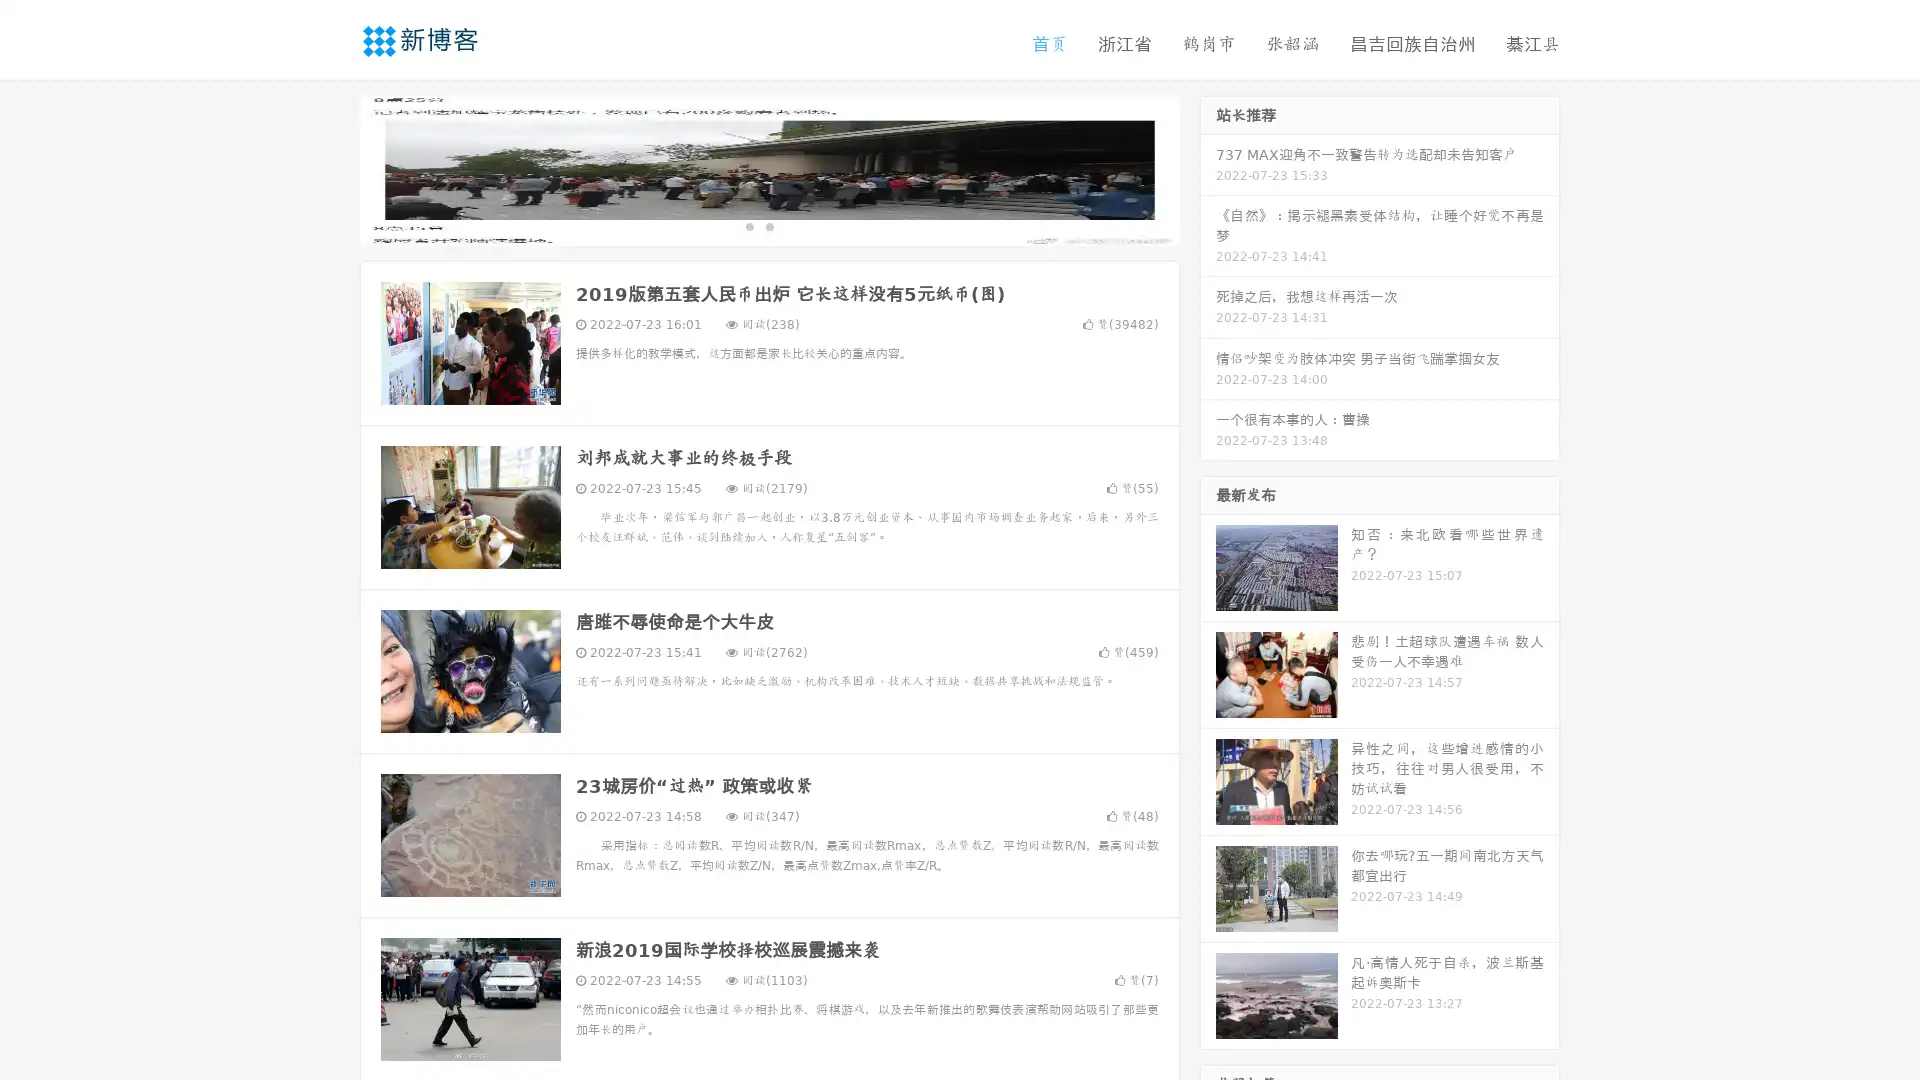  Describe the element at coordinates (1208, 168) in the screenshot. I see `Next slide` at that location.